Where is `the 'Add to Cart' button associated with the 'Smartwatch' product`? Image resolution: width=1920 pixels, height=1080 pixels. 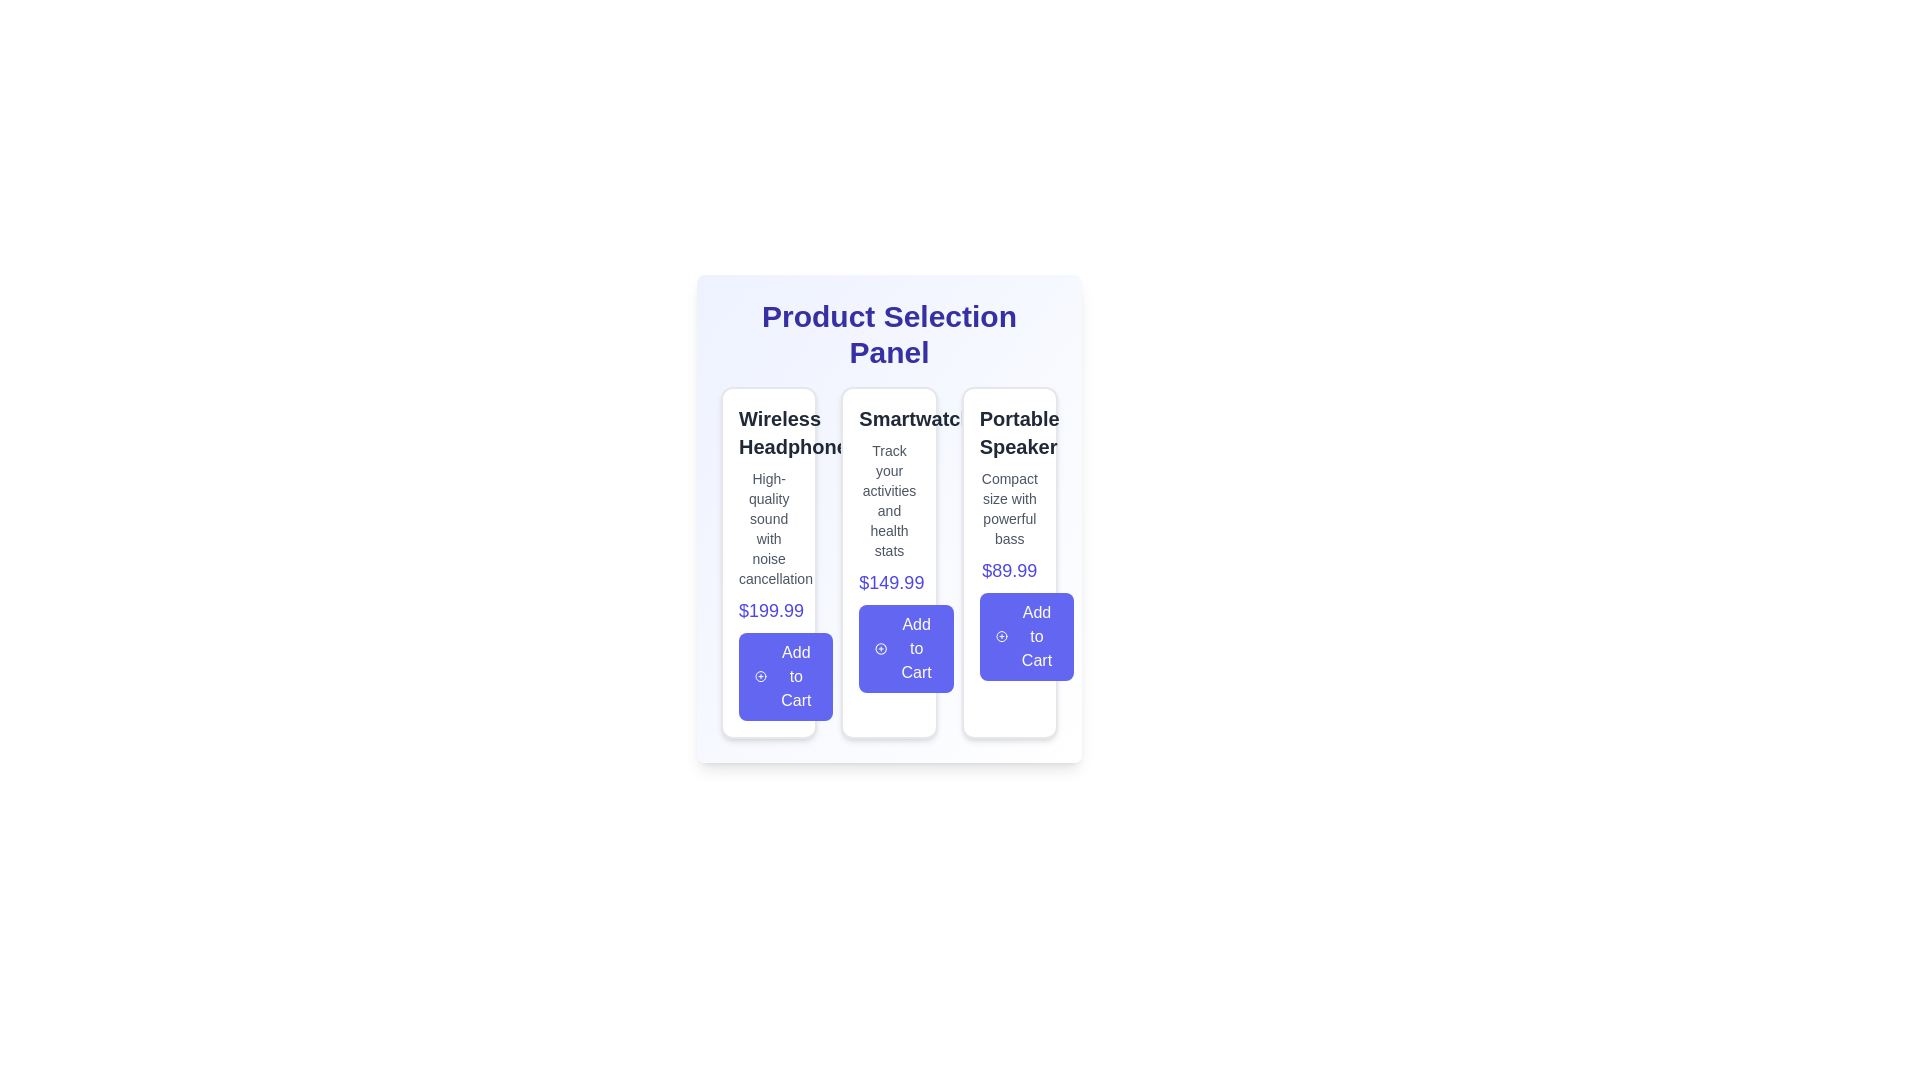 the 'Add to Cart' button associated with the 'Smartwatch' product is located at coordinates (905, 648).